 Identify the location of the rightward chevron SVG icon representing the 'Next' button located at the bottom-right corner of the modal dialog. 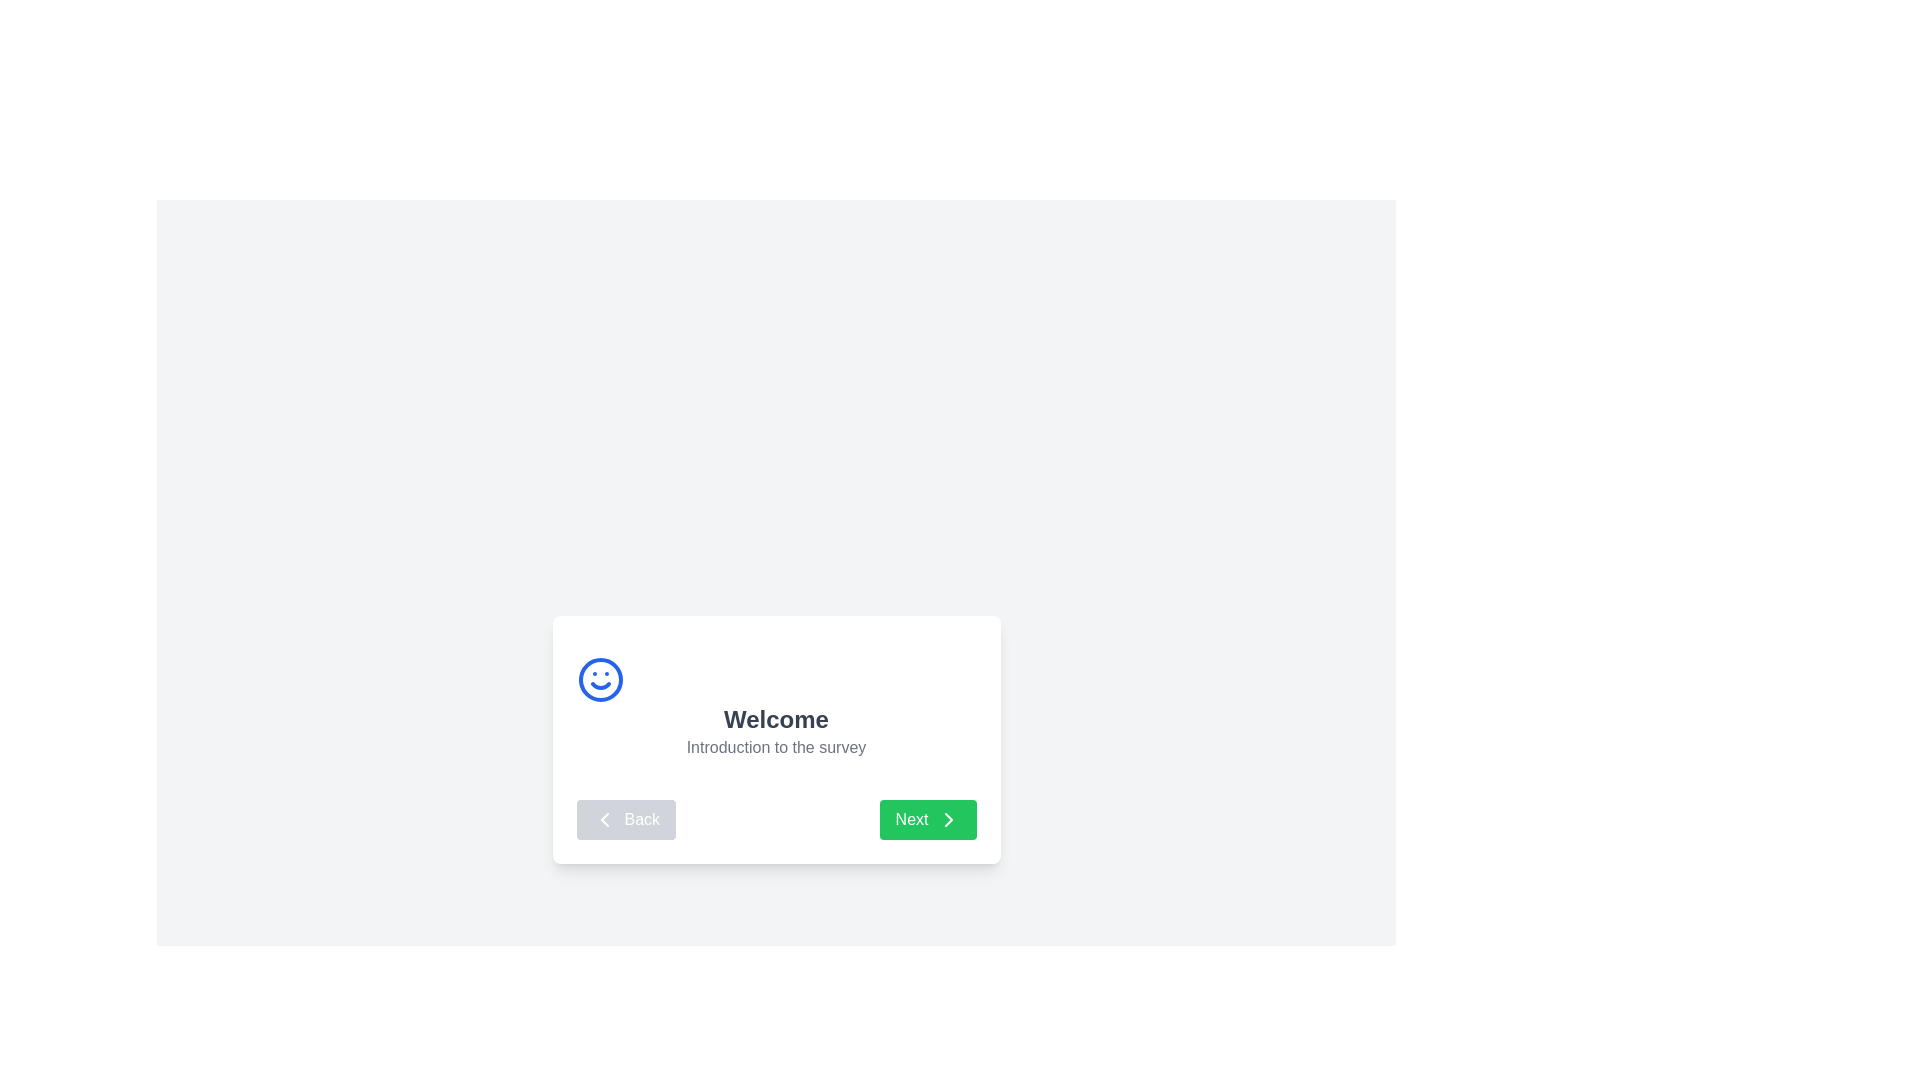
(947, 820).